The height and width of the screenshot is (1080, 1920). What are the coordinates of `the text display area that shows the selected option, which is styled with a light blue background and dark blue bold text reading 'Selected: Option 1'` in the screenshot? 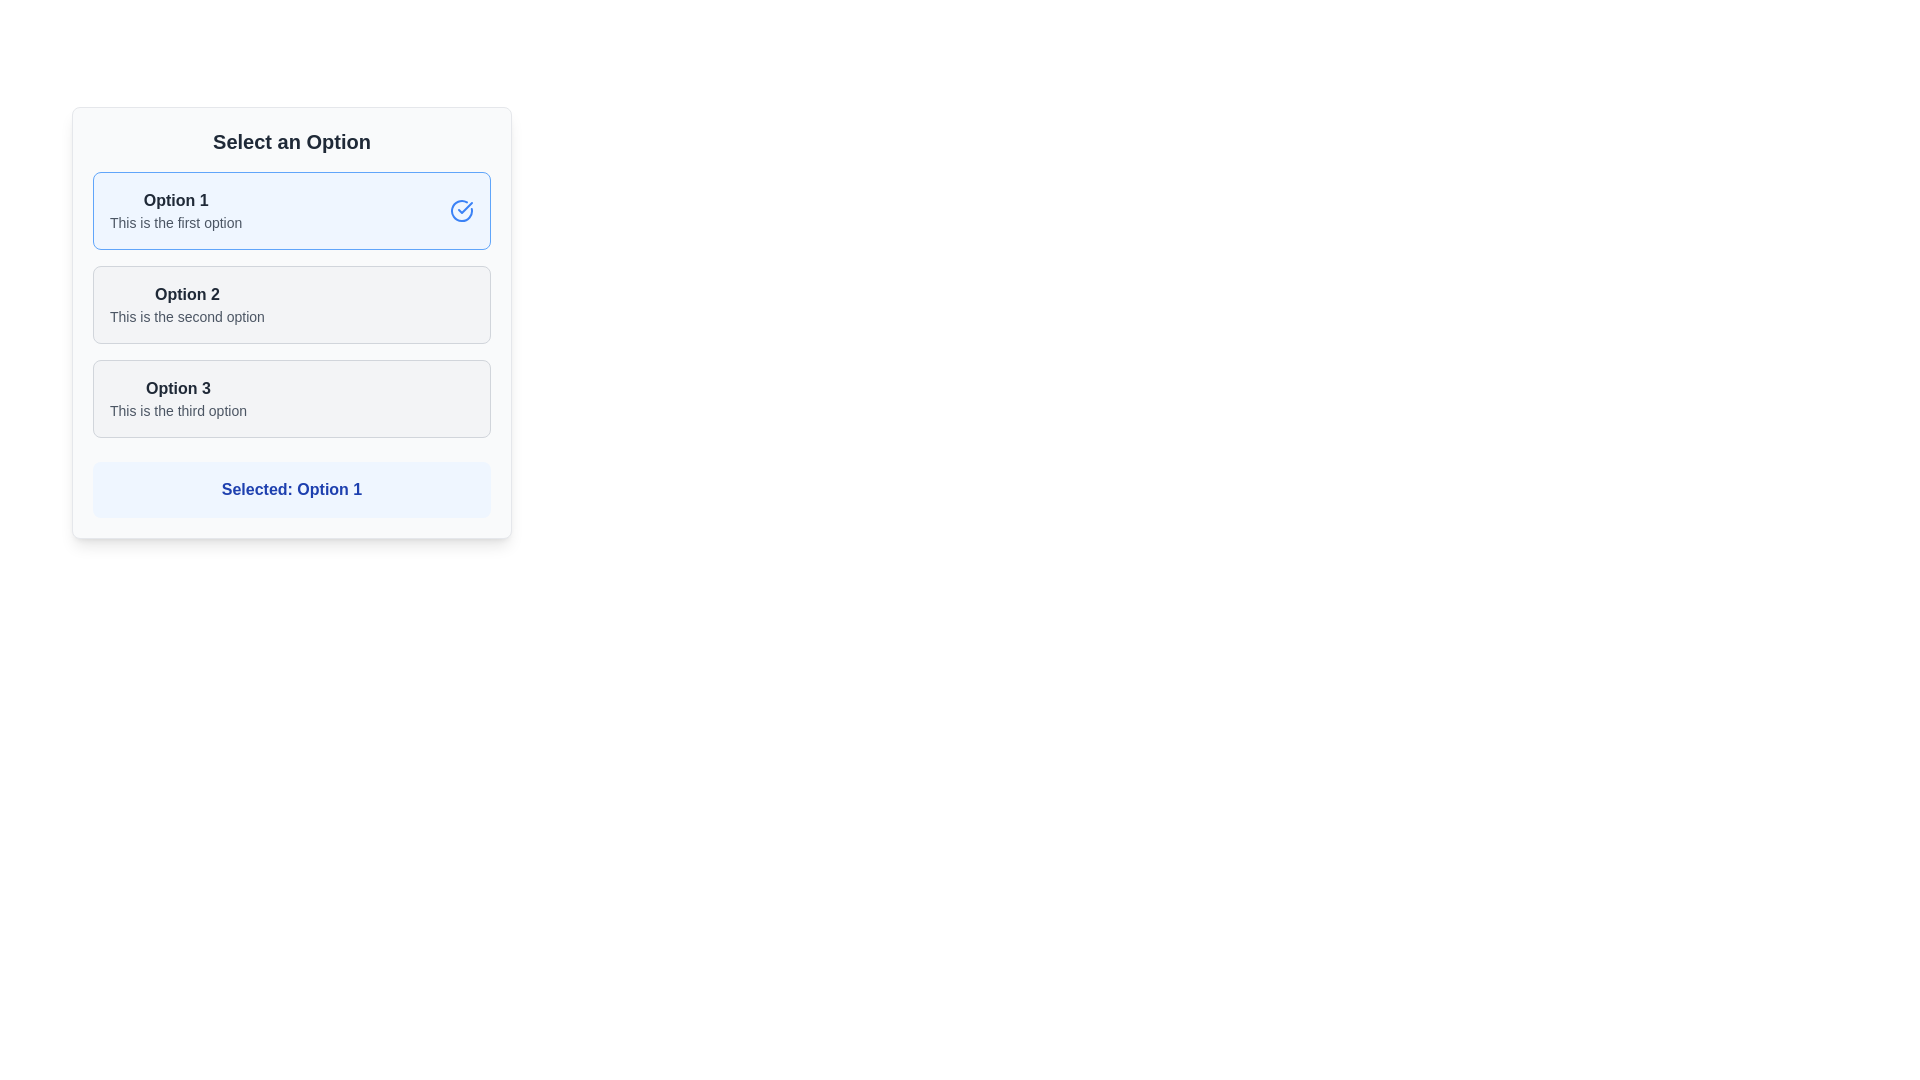 It's located at (291, 489).